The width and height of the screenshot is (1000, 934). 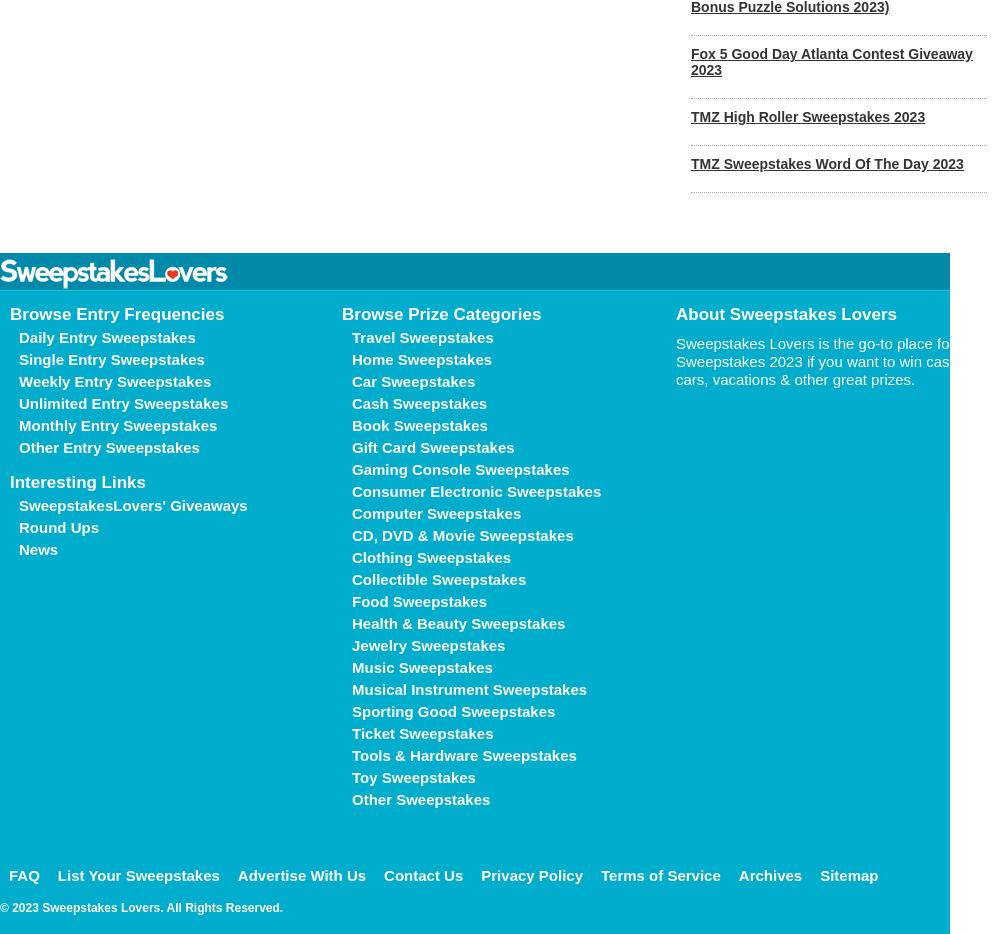 I want to click on 'Browse Prize Categories', so click(x=440, y=313).